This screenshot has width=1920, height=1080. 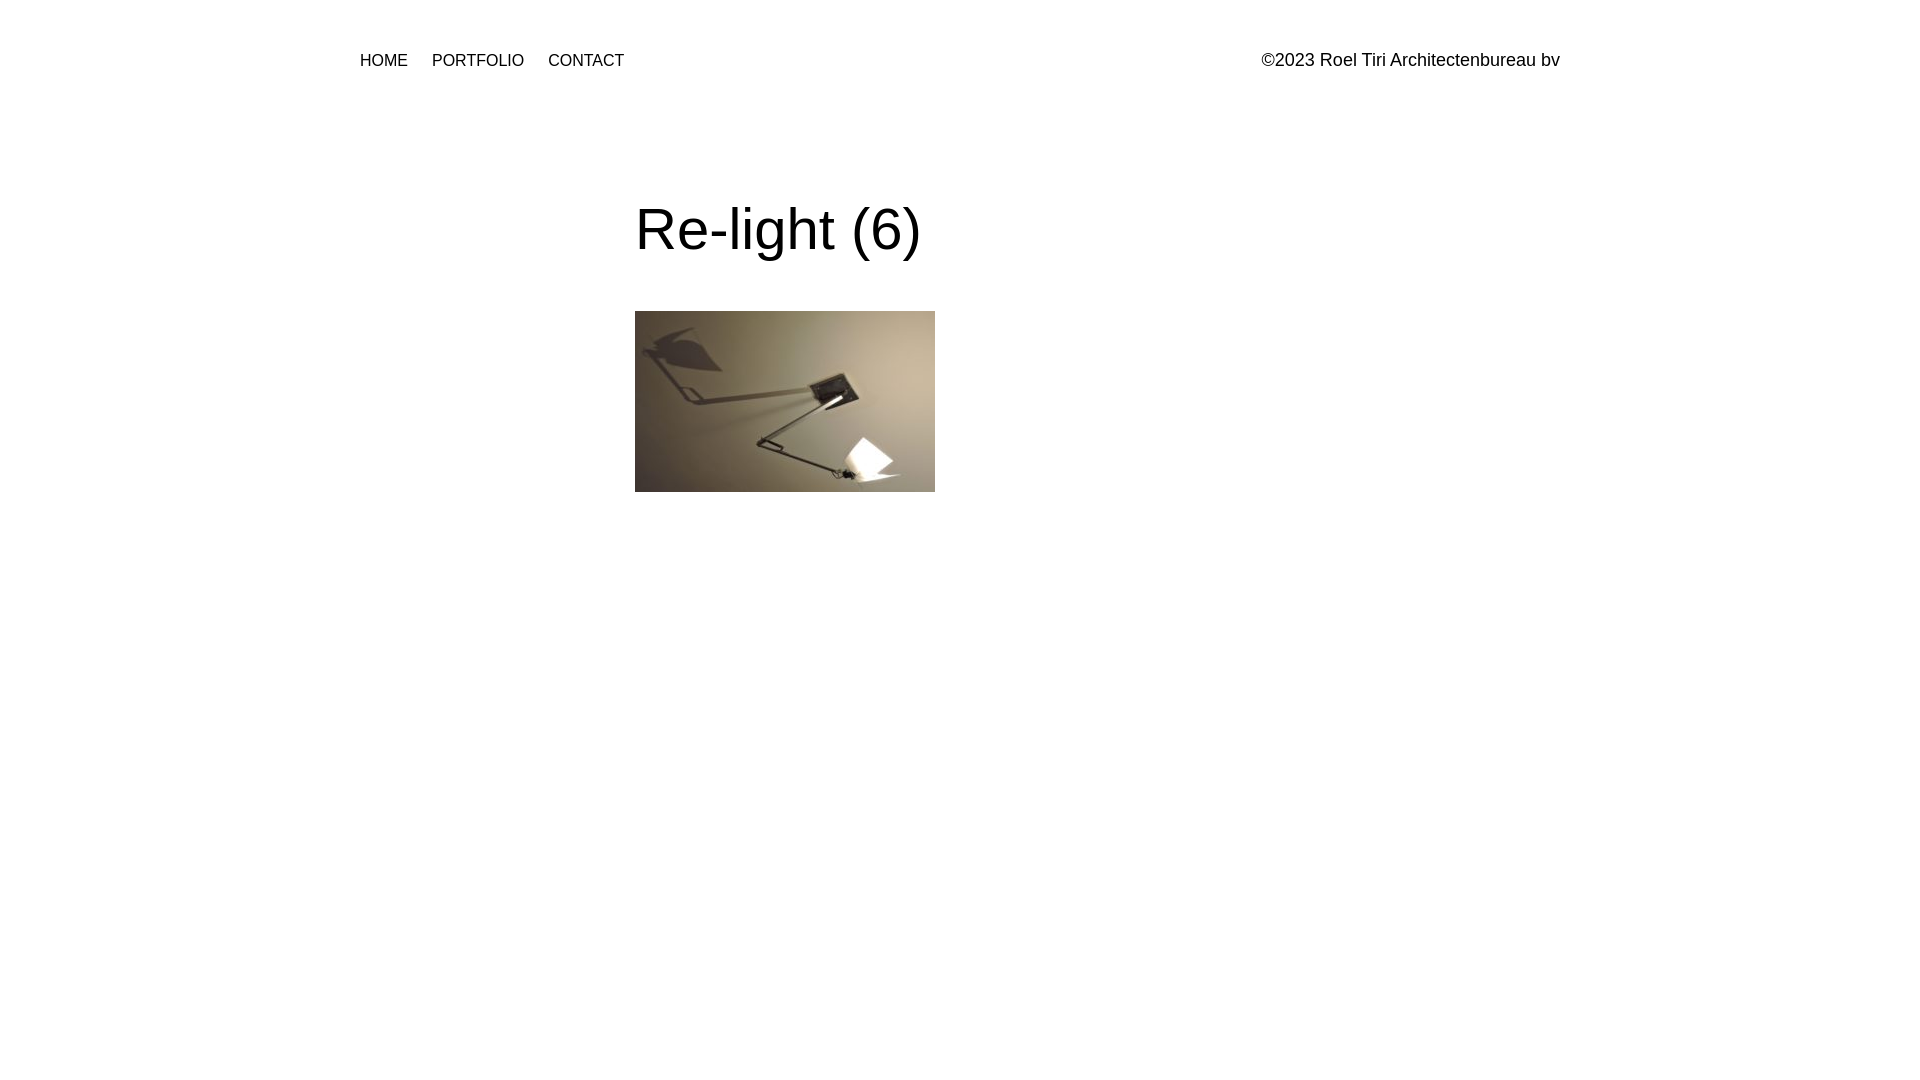 What do you see at coordinates (384, 60) in the screenshot?
I see `'HOME'` at bounding box center [384, 60].